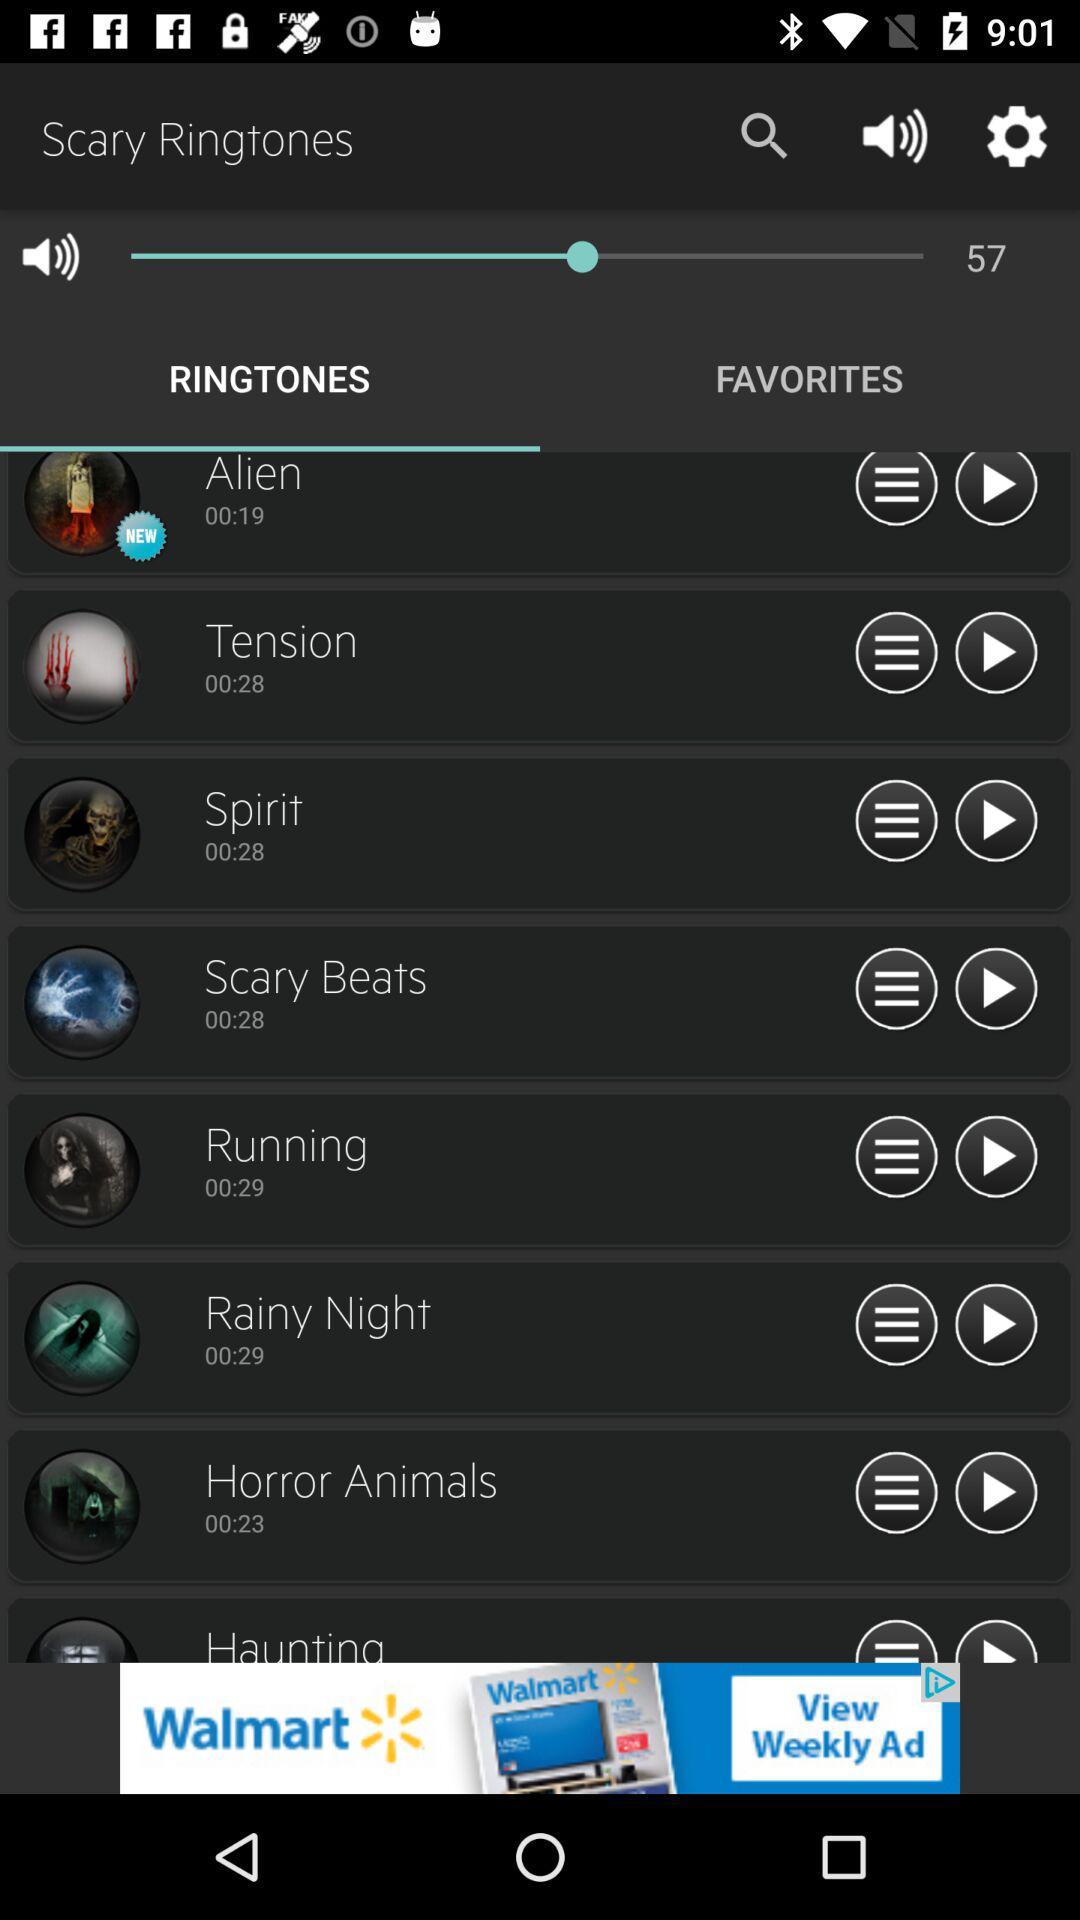 Image resolution: width=1080 pixels, height=1920 pixels. I want to click on option, so click(995, 653).